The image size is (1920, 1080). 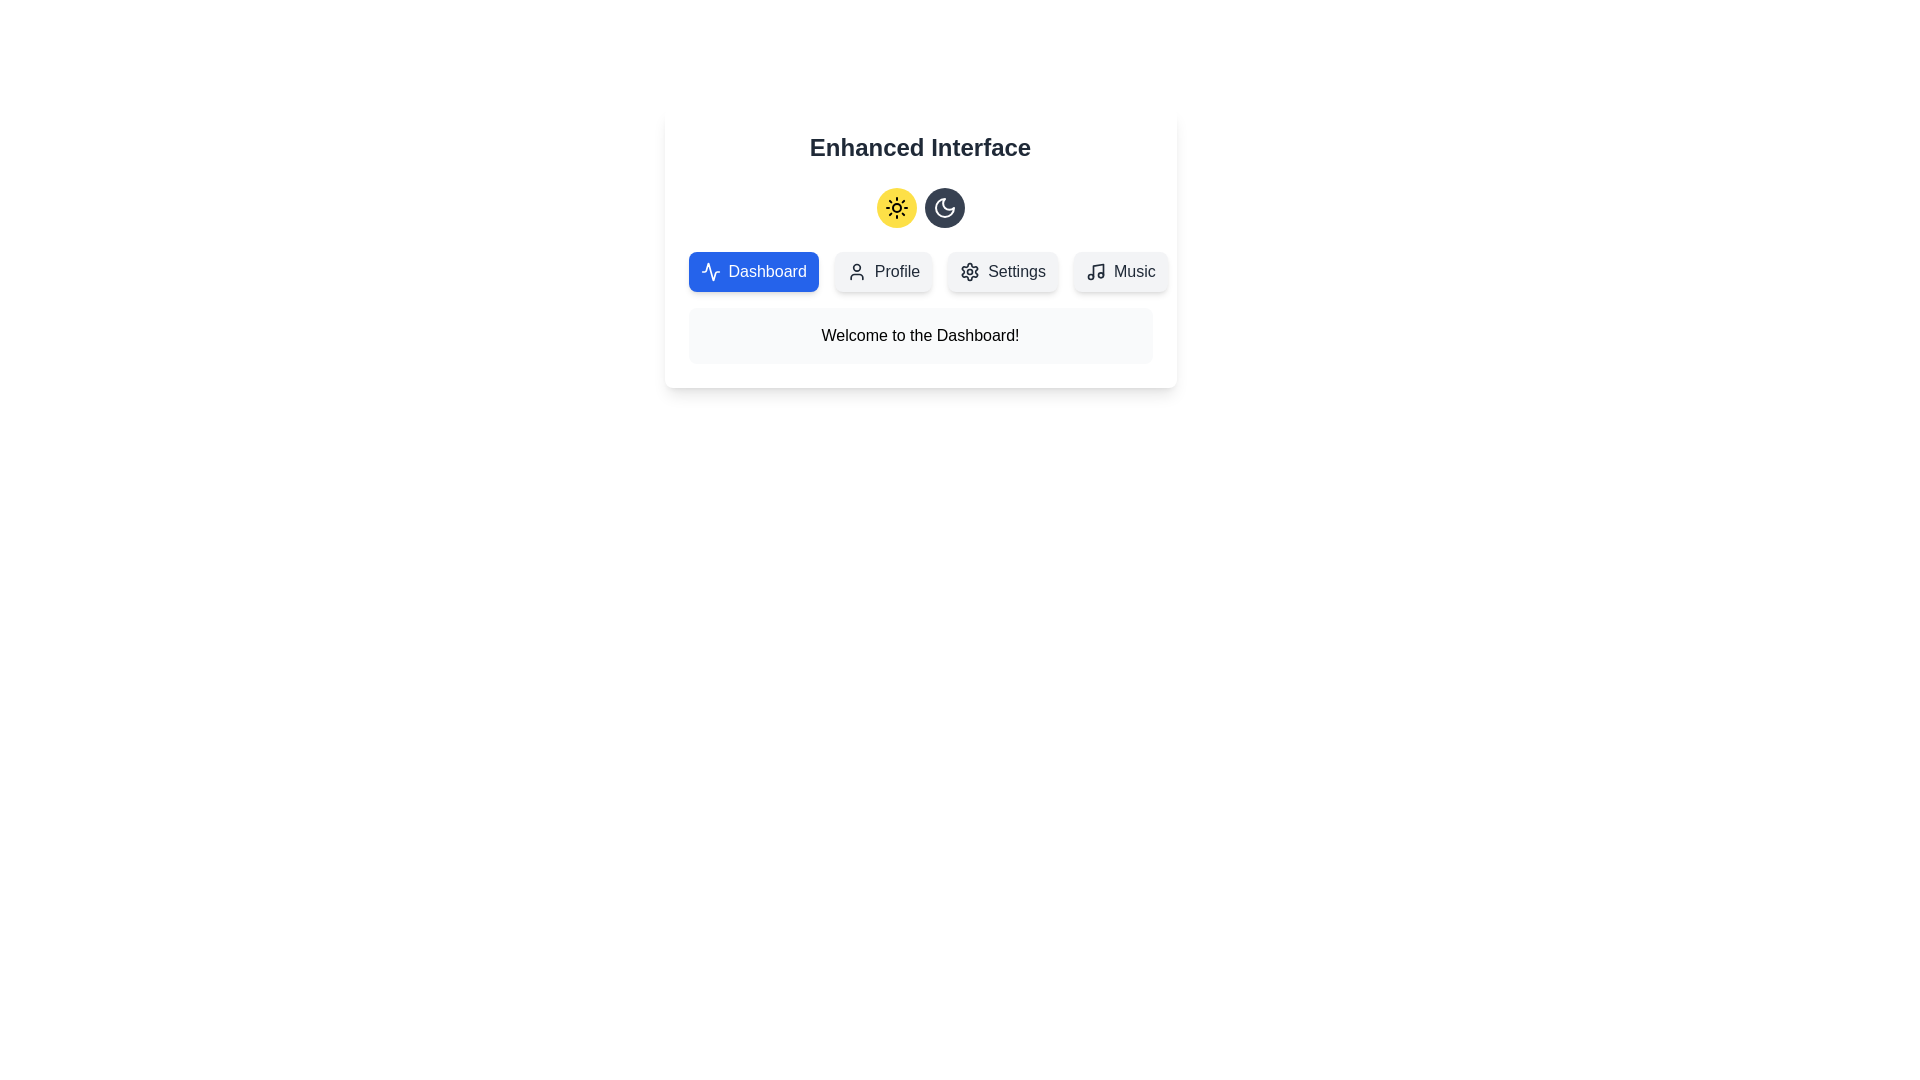 I want to click on the 'Music' text label, so click(x=1134, y=272).